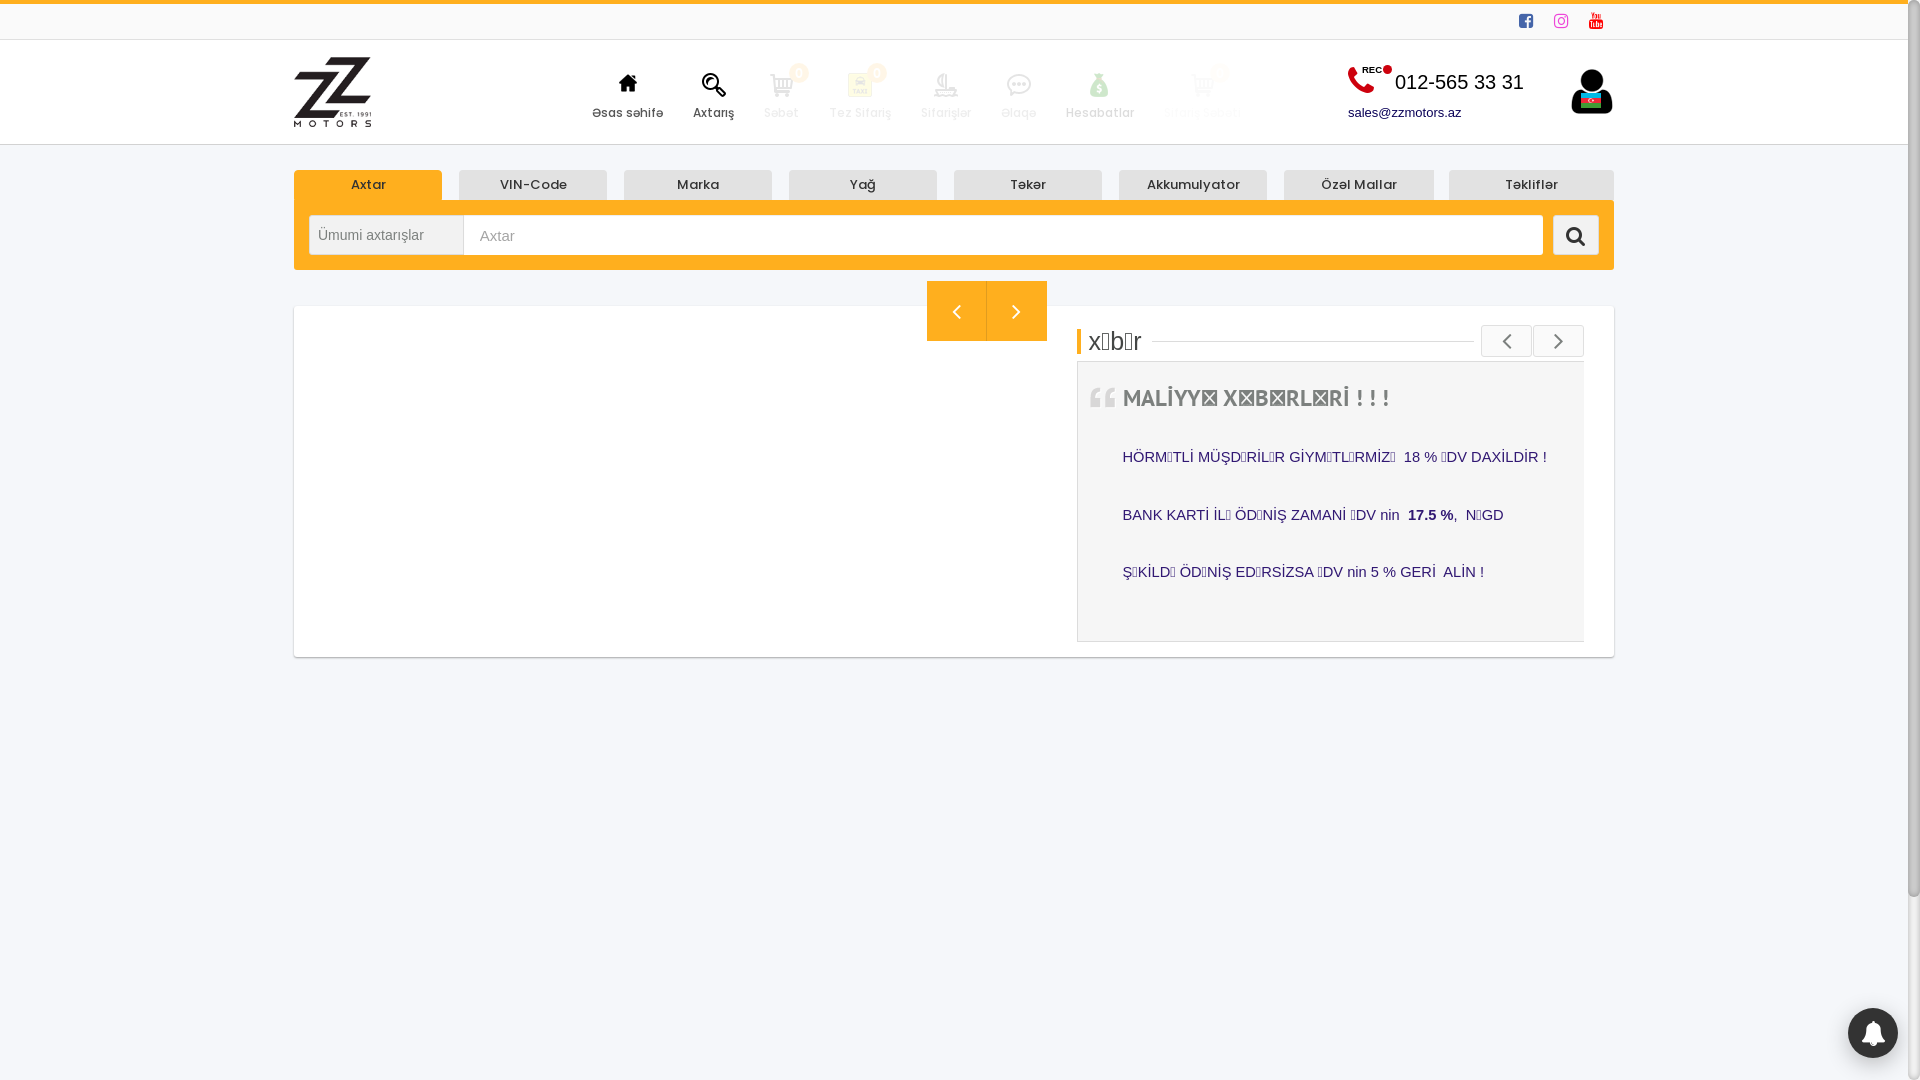 The width and height of the screenshot is (1920, 1080). I want to click on 'sales@zzmotors.az', so click(1434, 112).